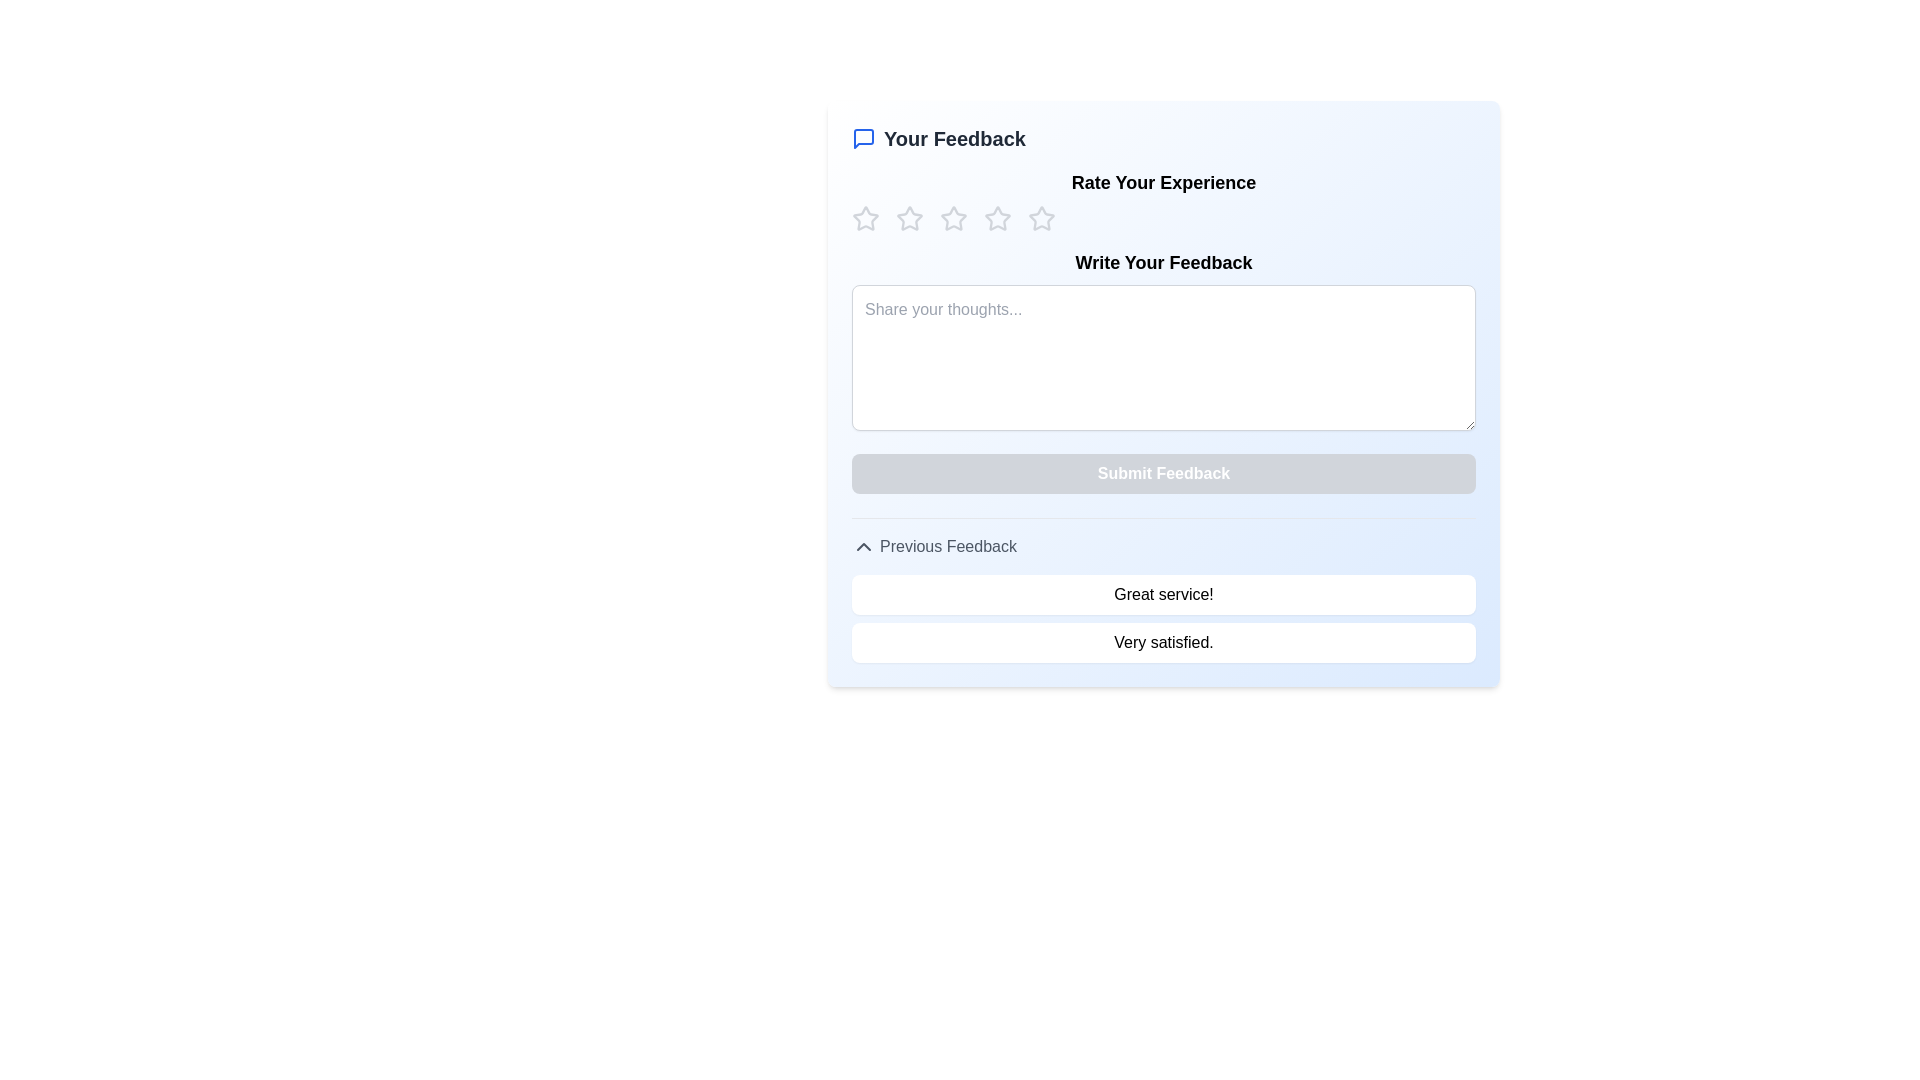 This screenshot has height=1080, width=1920. What do you see at coordinates (953, 218) in the screenshot?
I see `the second star-shaped icon with a gray outline in the rating row` at bounding box center [953, 218].